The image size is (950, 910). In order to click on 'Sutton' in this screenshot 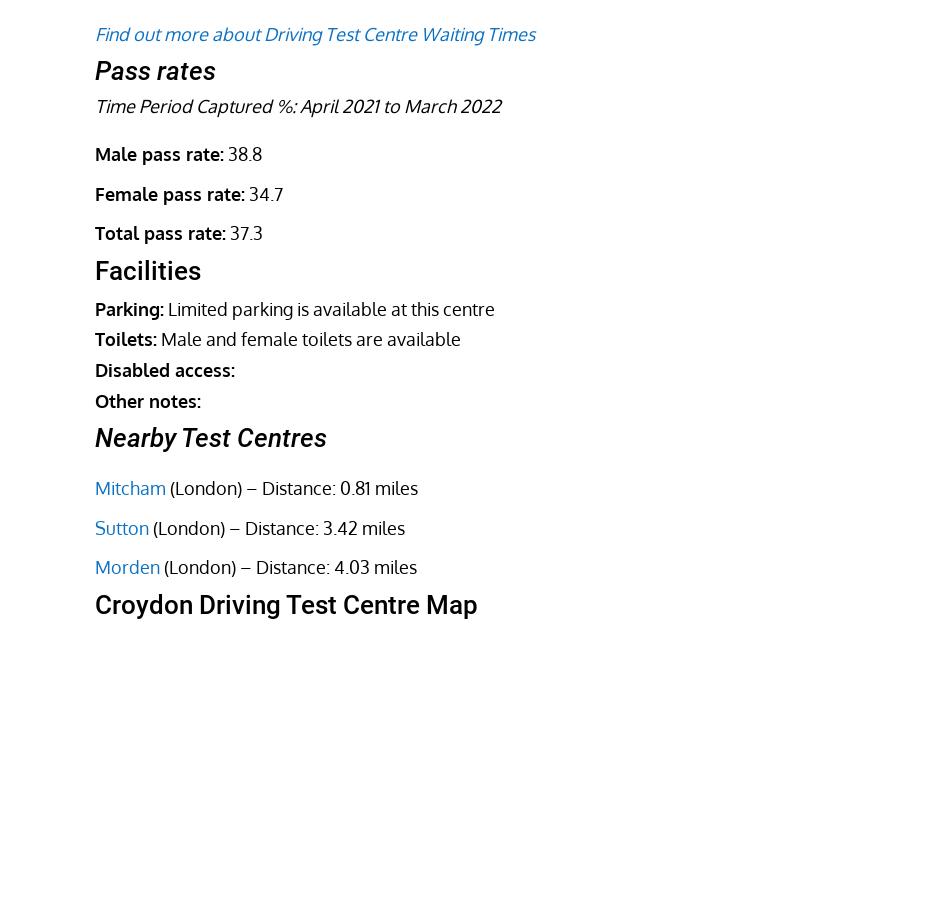, I will do `click(121, 525)`.